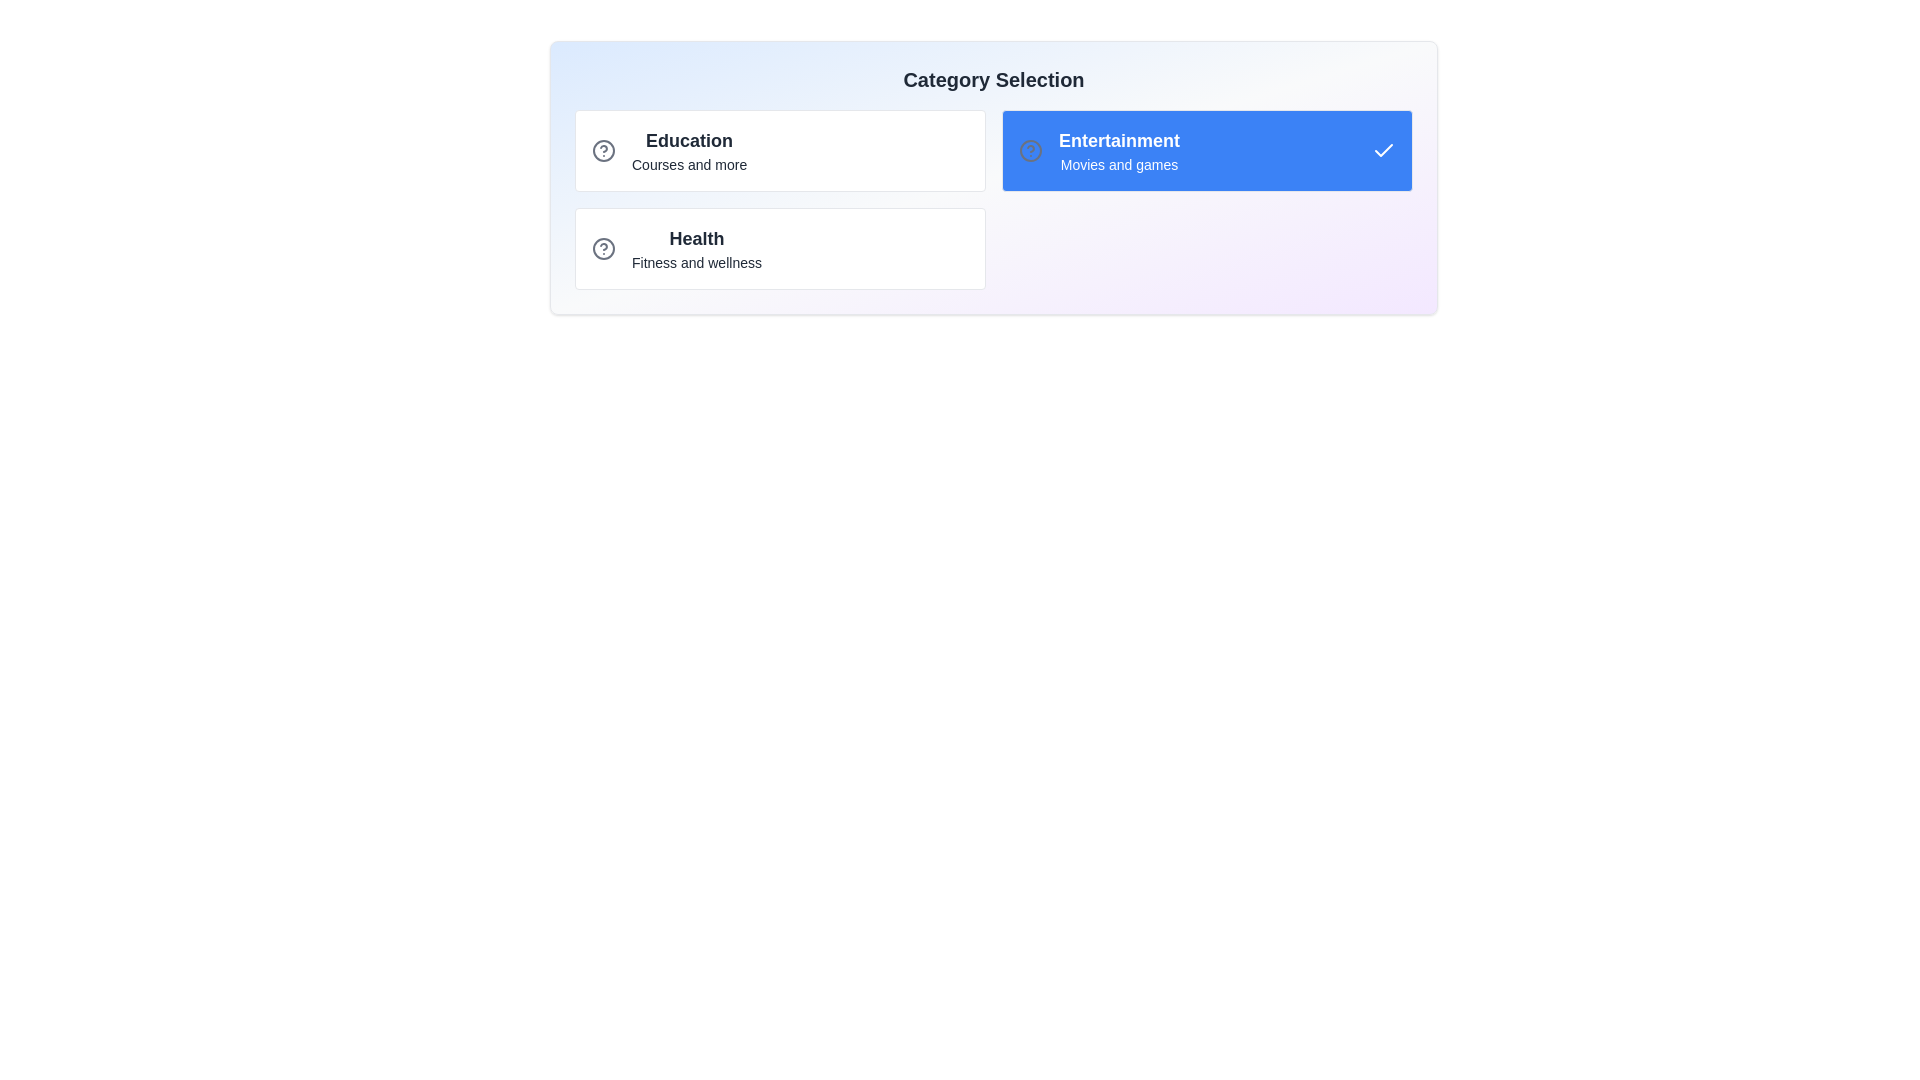 The image size is (1920, 1080). I want to click on the category Education to select it, so click(779, 149).